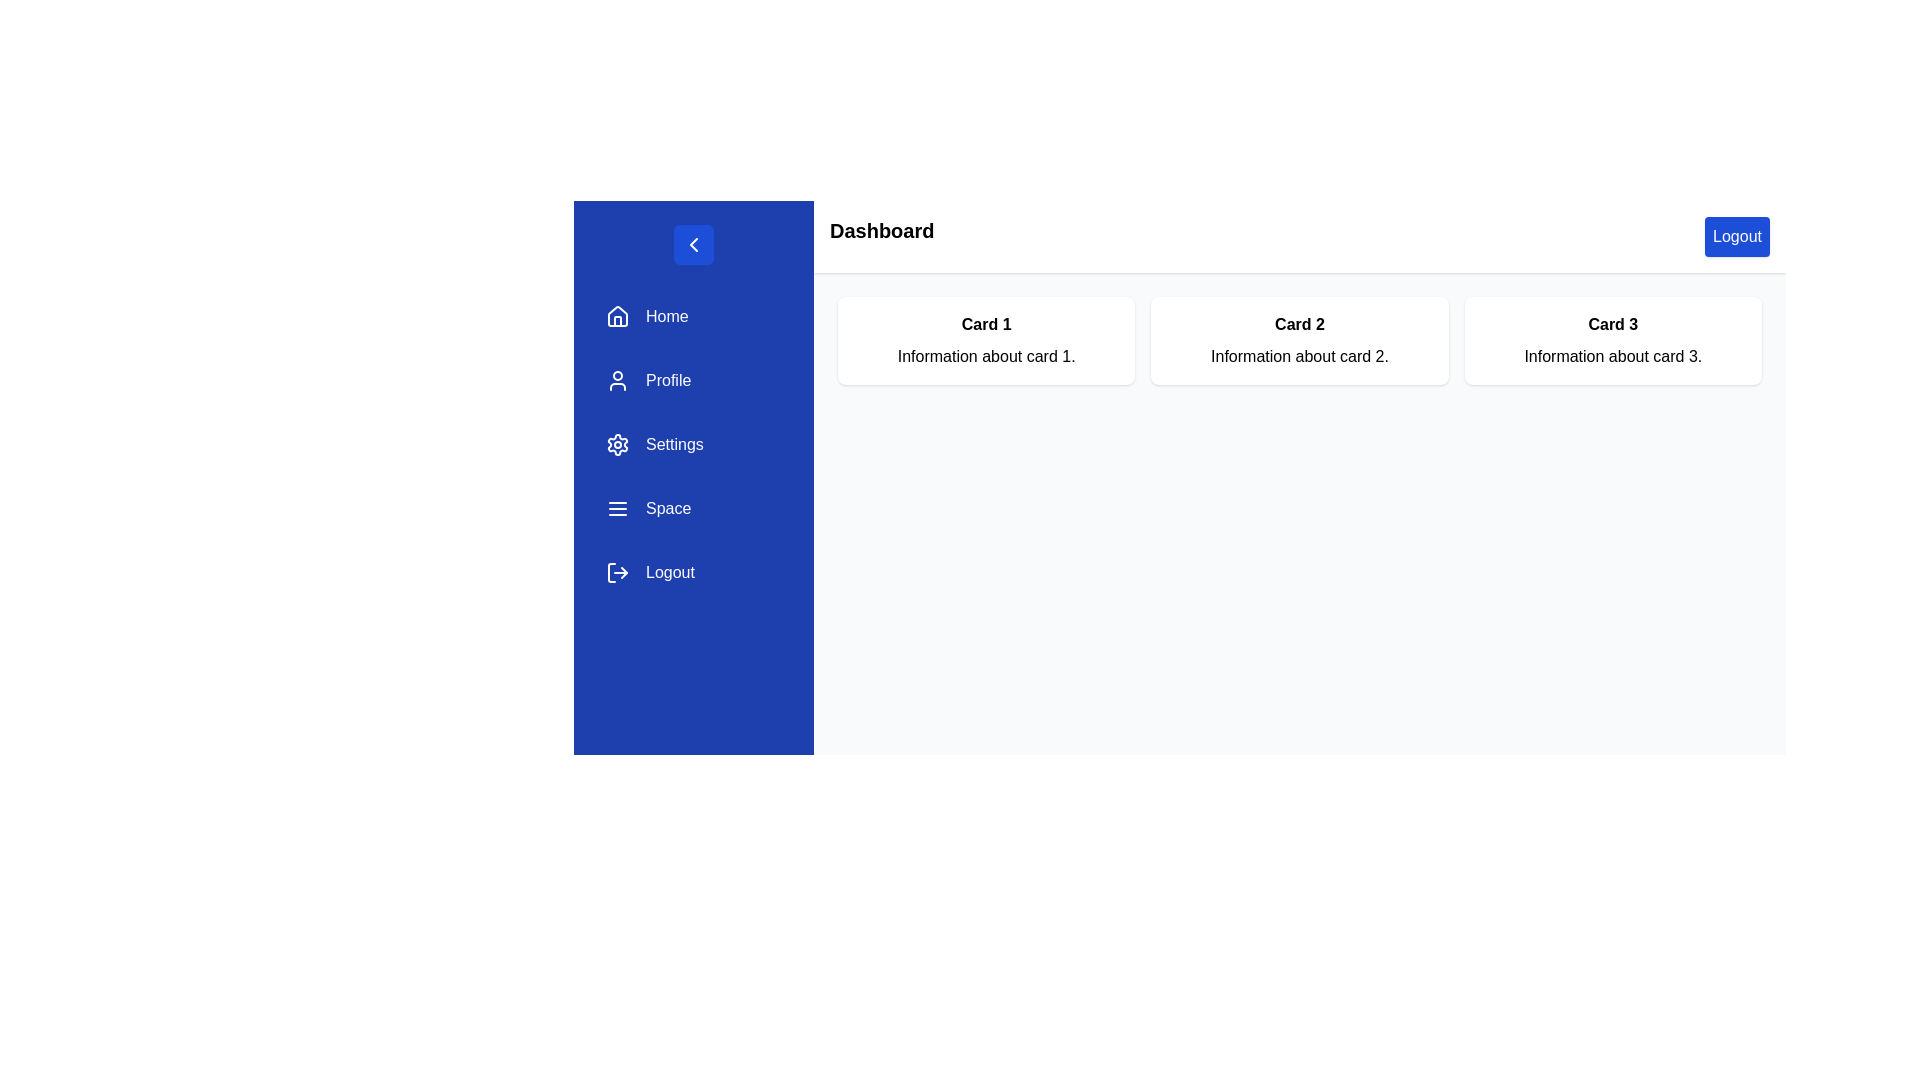 This screenshot has width=1920, height=1080. I want to click on the 'Home' button icon in the left vertical navigation bar, which is positioned at the top of the list adjacent to the 'Home' label, so click(617, 315).